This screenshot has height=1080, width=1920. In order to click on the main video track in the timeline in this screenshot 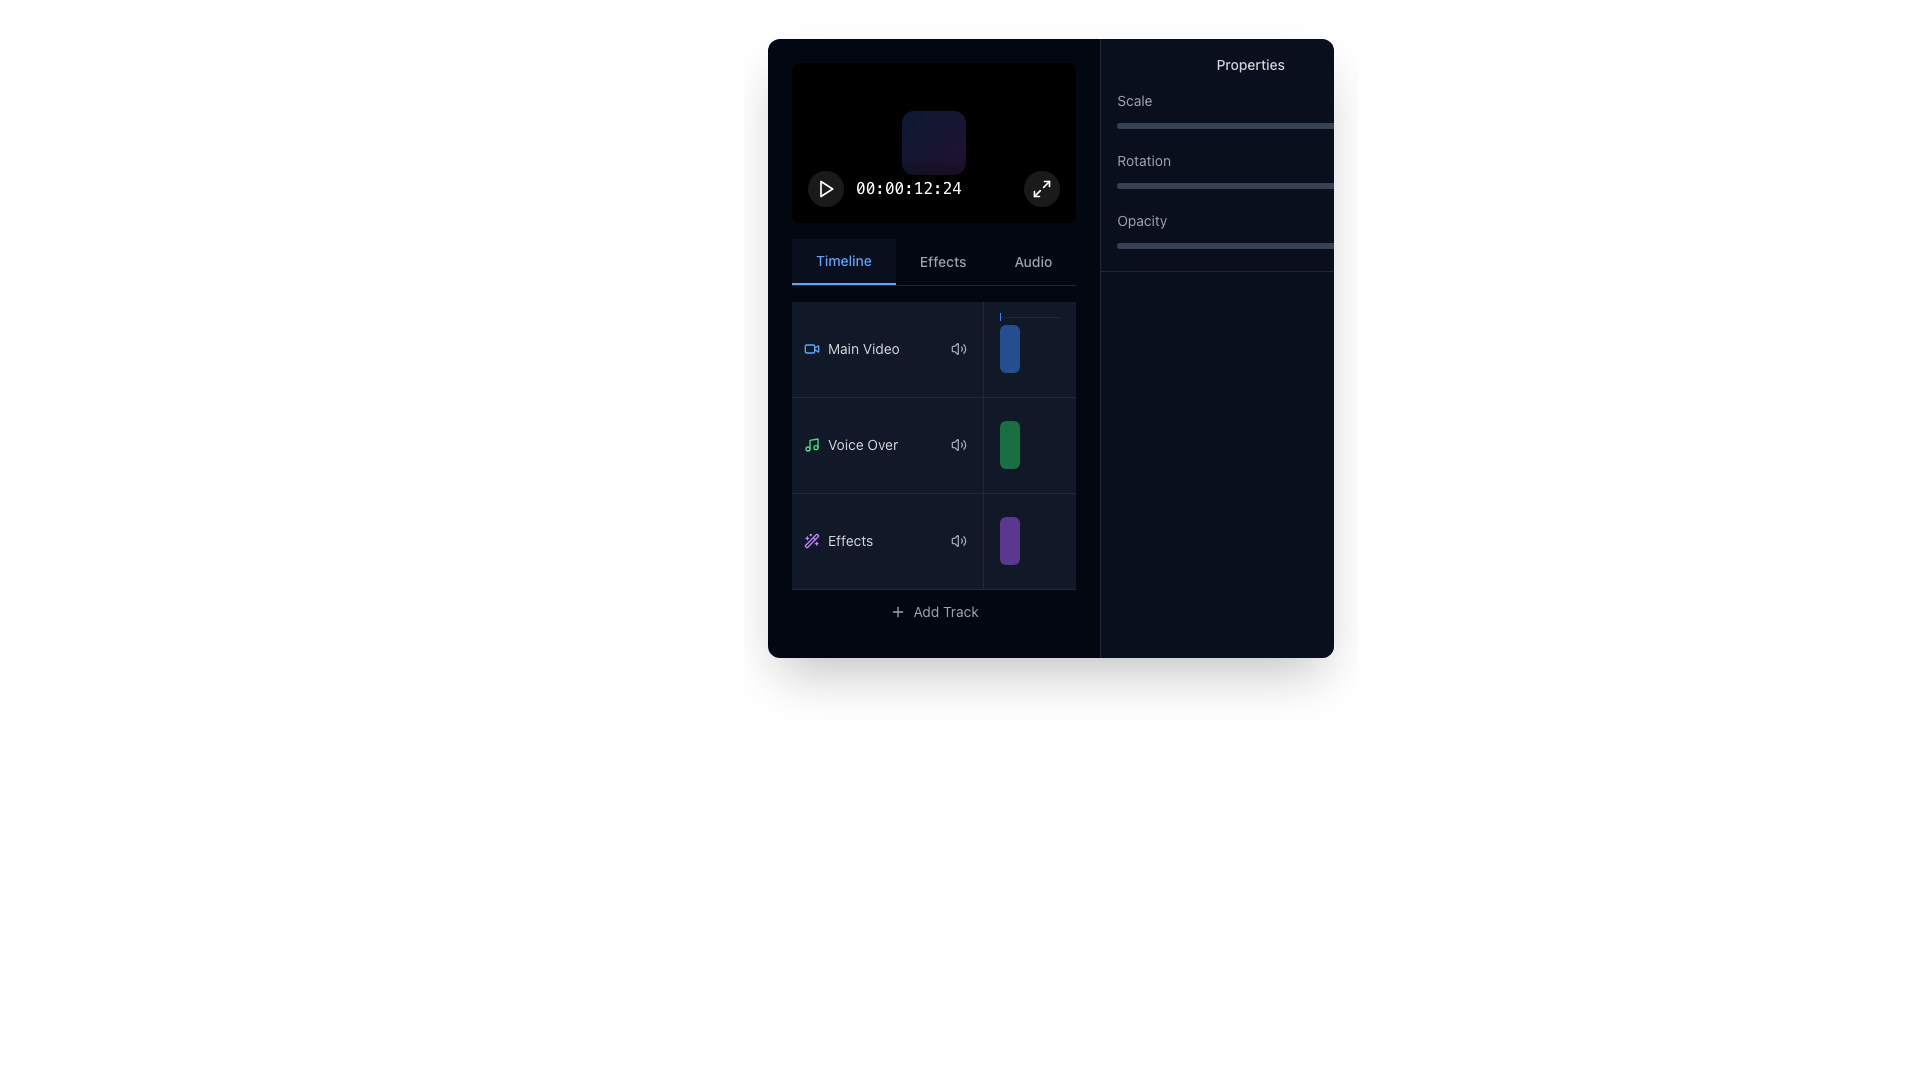, I will do `click(887, 347)`.